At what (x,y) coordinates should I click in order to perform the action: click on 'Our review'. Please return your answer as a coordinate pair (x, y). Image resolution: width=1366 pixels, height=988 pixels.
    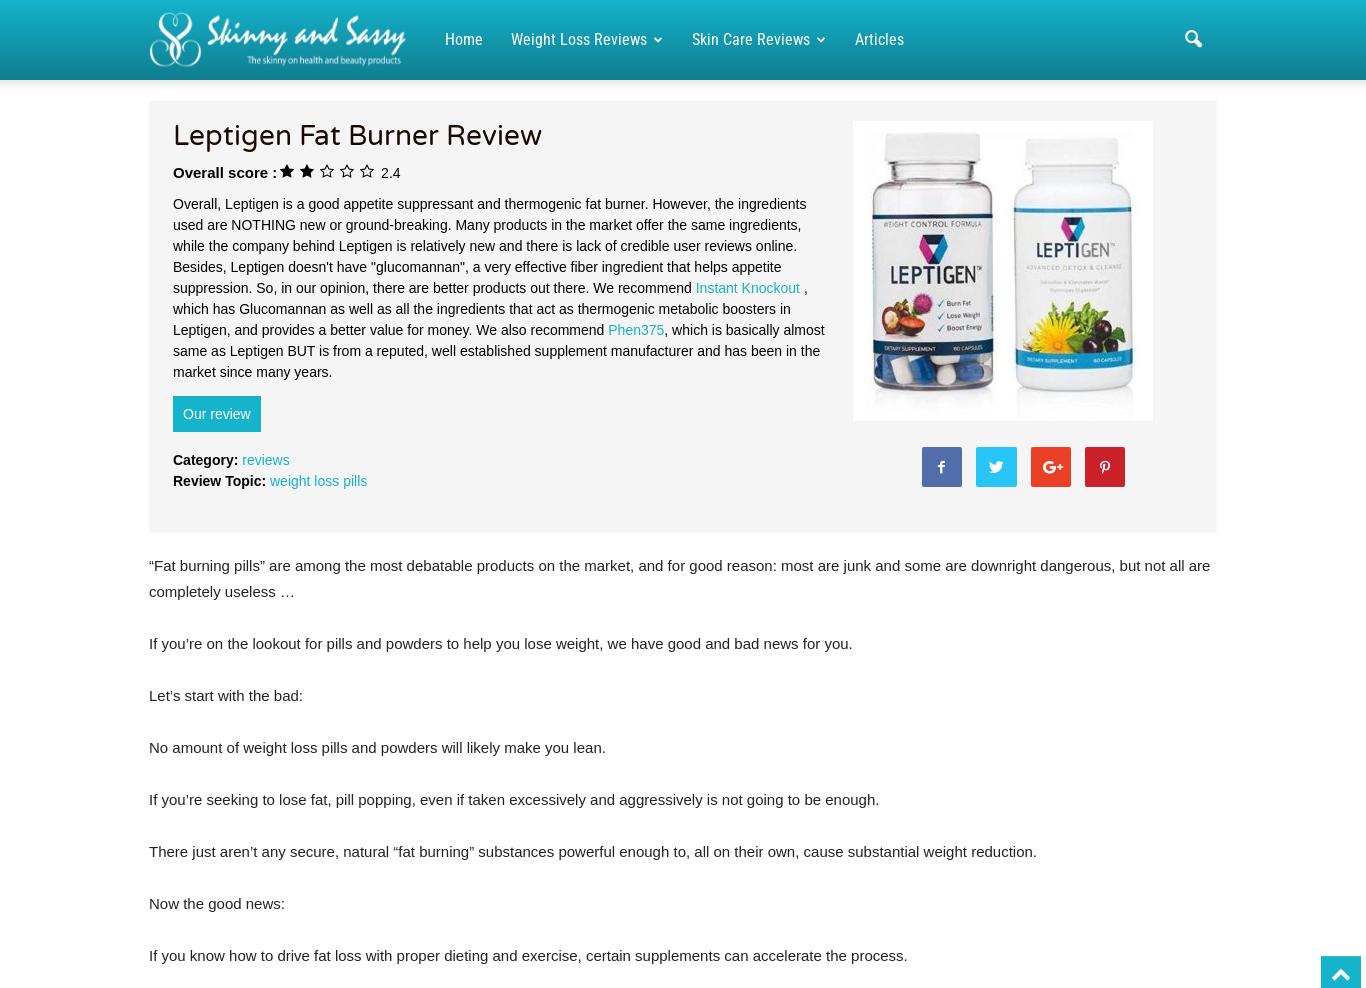
    Looking at the image, I should click on (215, 412).